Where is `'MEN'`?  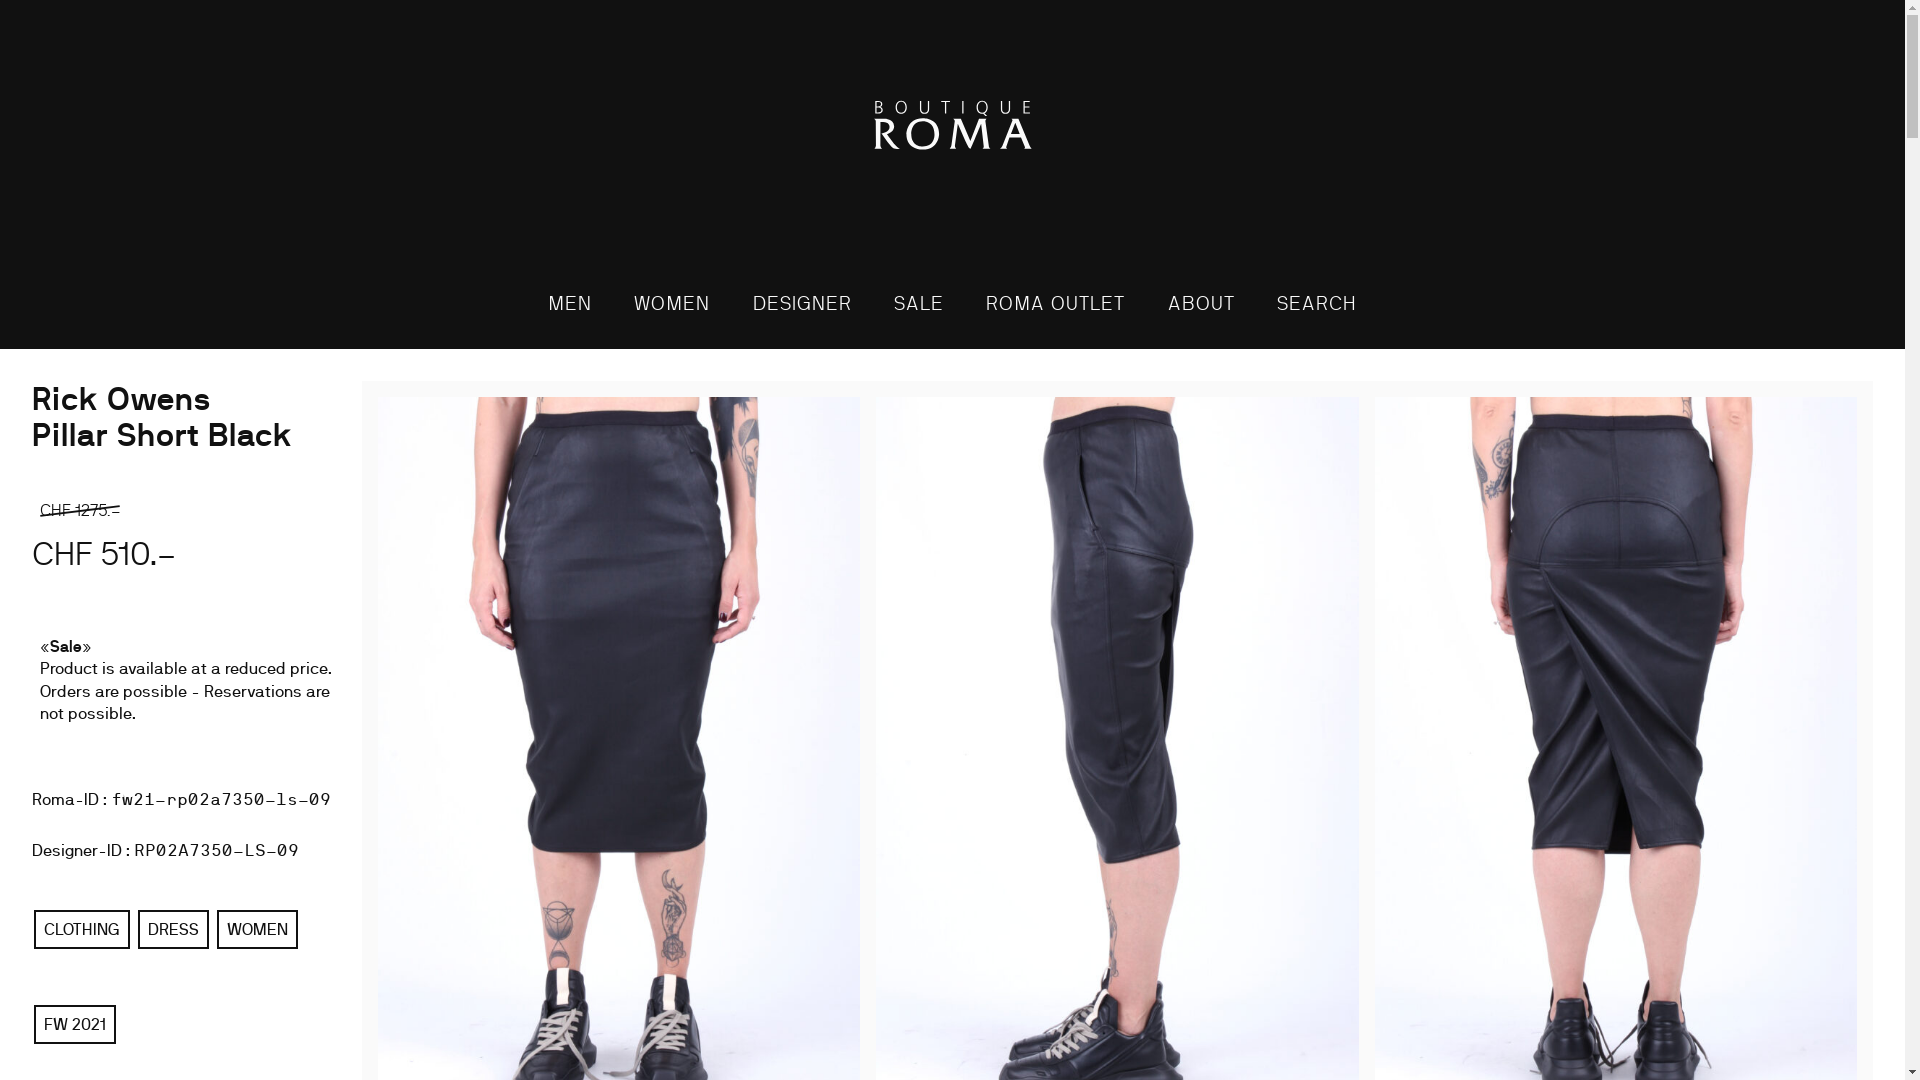
'MEN' is located at coordinates (569, 303).